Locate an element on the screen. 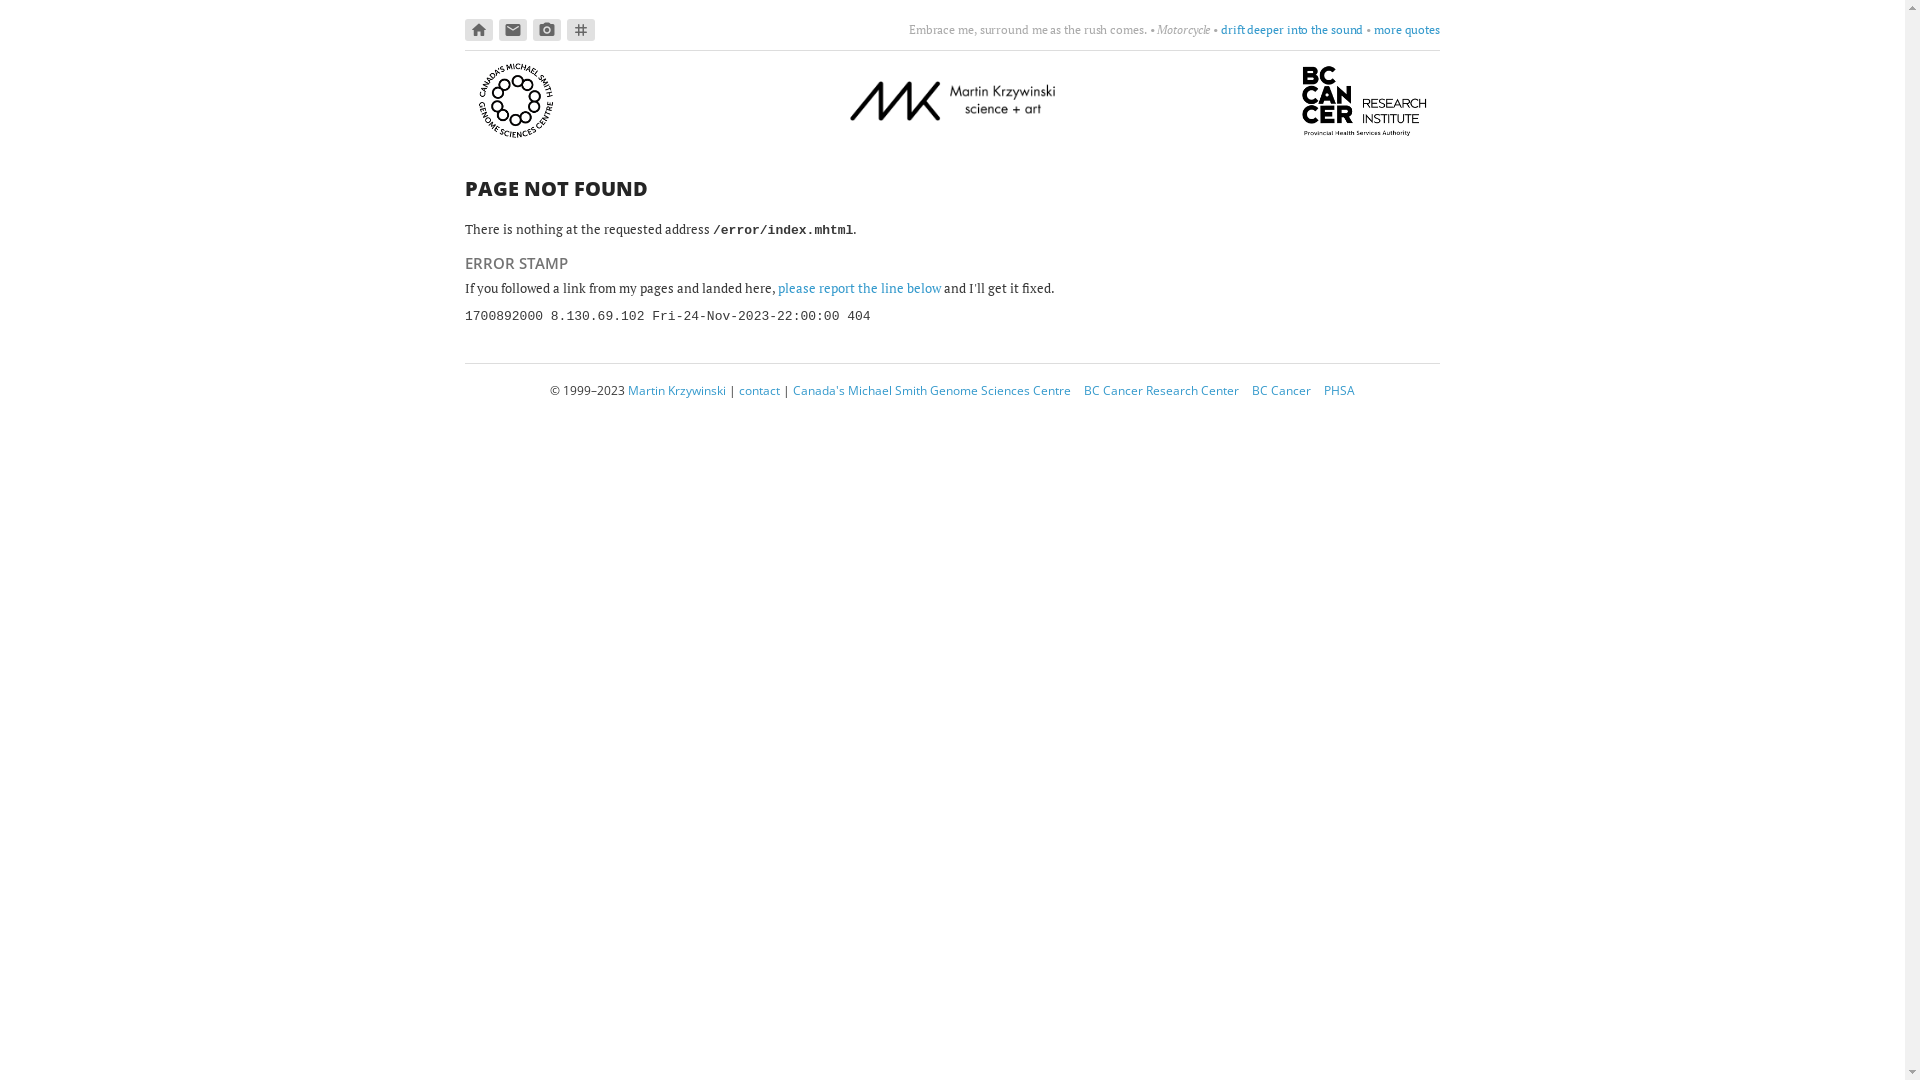  'Canada's Michael Smith Genome Sciences Centre' is located at coordinates (930, 390).